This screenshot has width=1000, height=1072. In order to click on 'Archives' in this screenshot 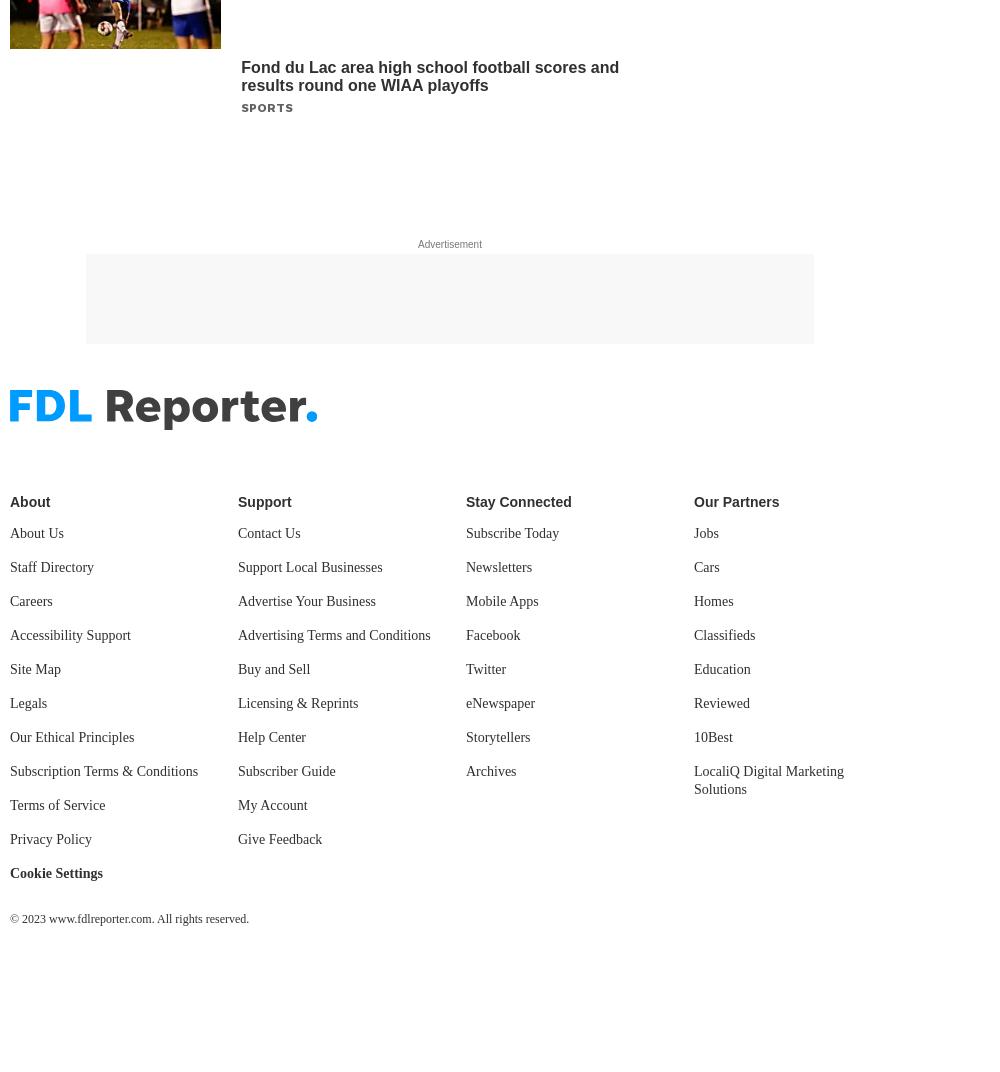, I will do `click(490, 771)`.